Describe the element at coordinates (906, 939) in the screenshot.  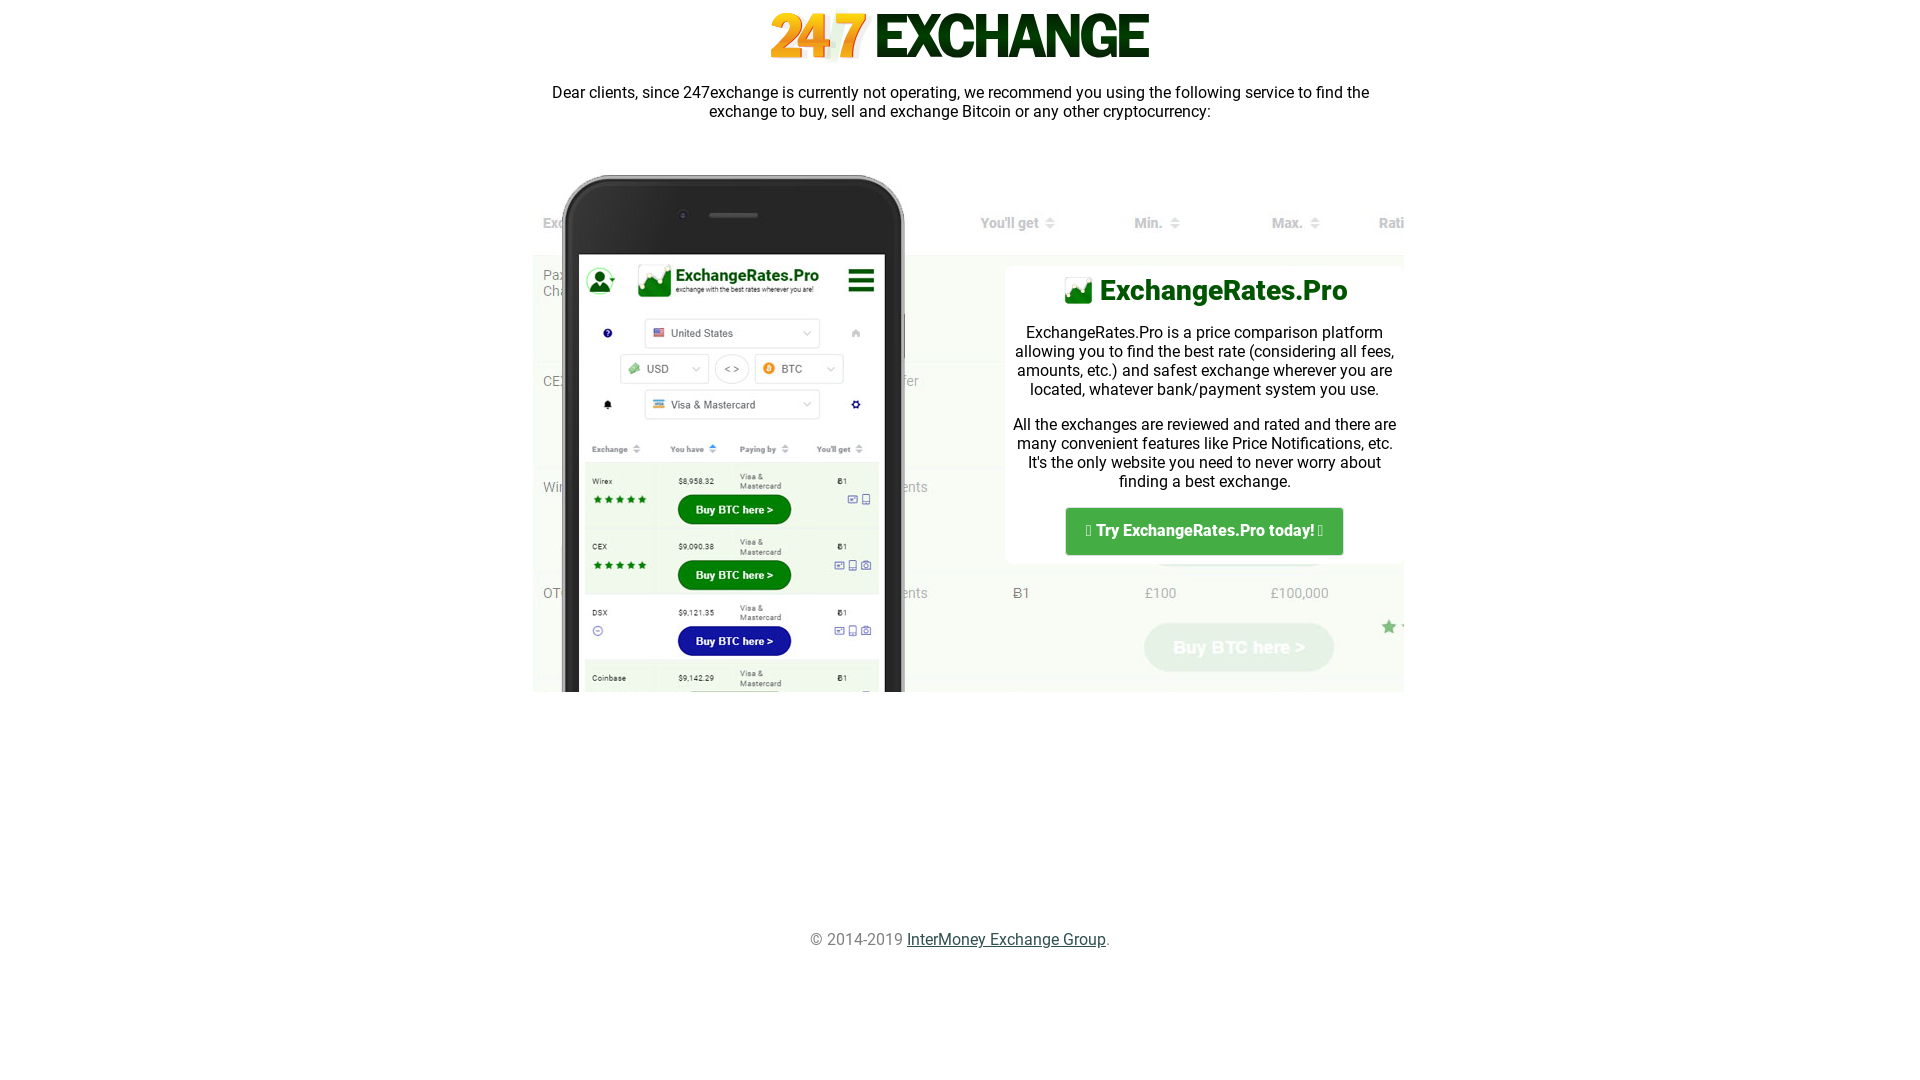
I see `'InterMoney Exchange Group'` at that location.